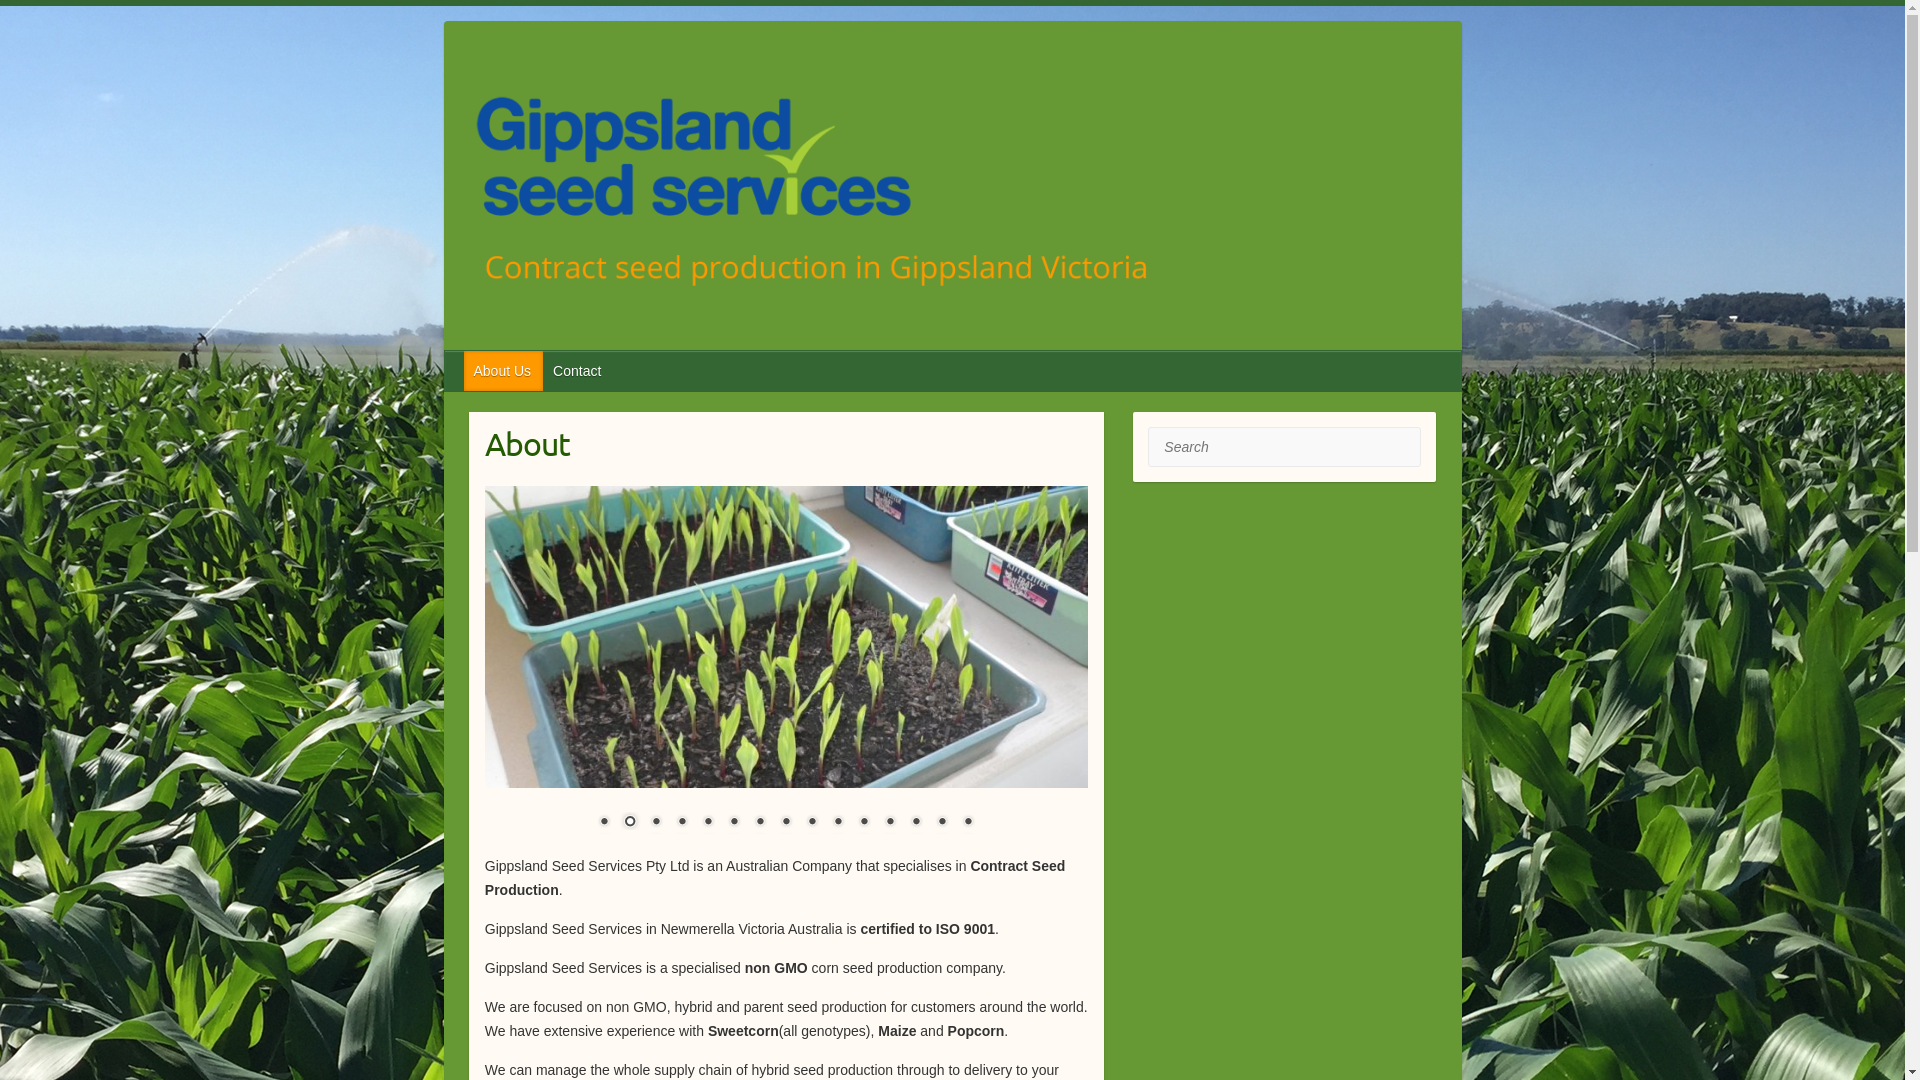 The width and height of the screenshot is (1920, 1080). Describe the element at coordinates (628, 822) in the screenshot. I see `'2'` at that location.